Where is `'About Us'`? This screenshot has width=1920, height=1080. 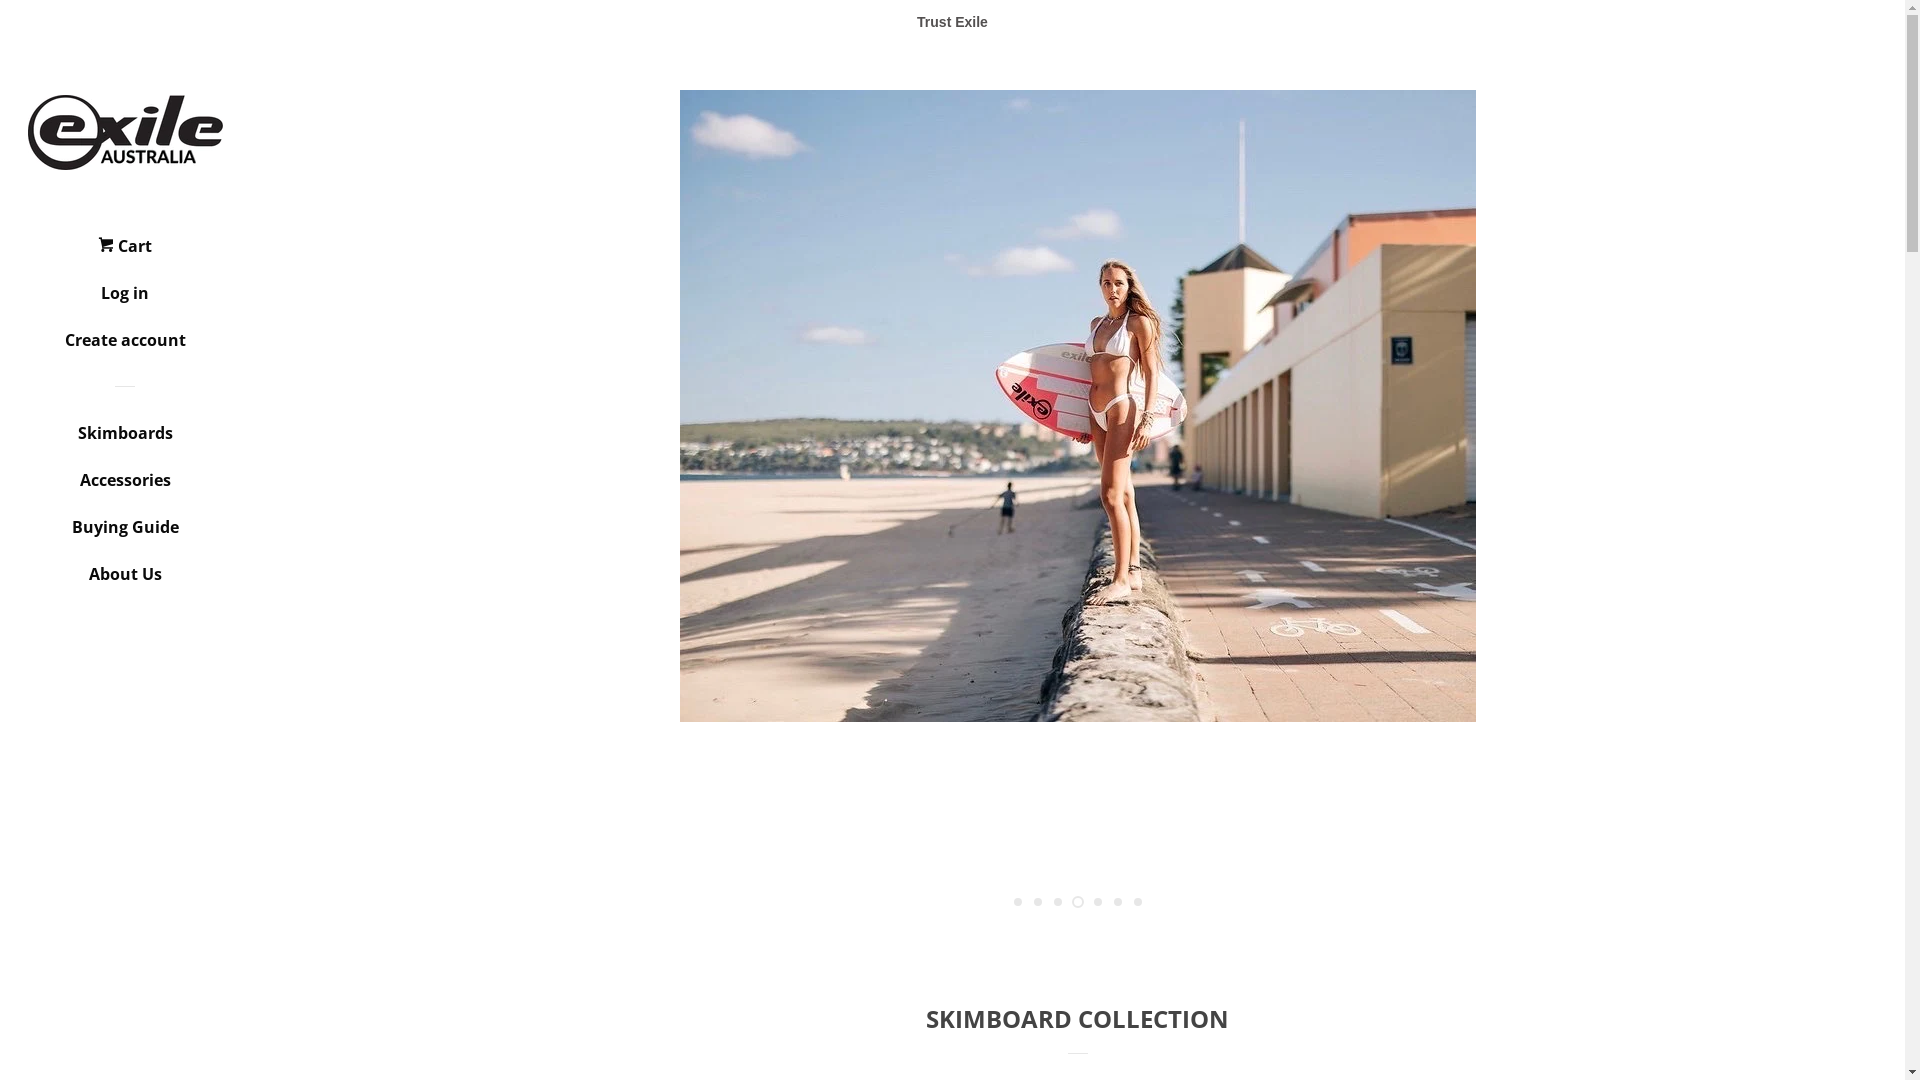 'About Us' is located at coordinates (123, 581).